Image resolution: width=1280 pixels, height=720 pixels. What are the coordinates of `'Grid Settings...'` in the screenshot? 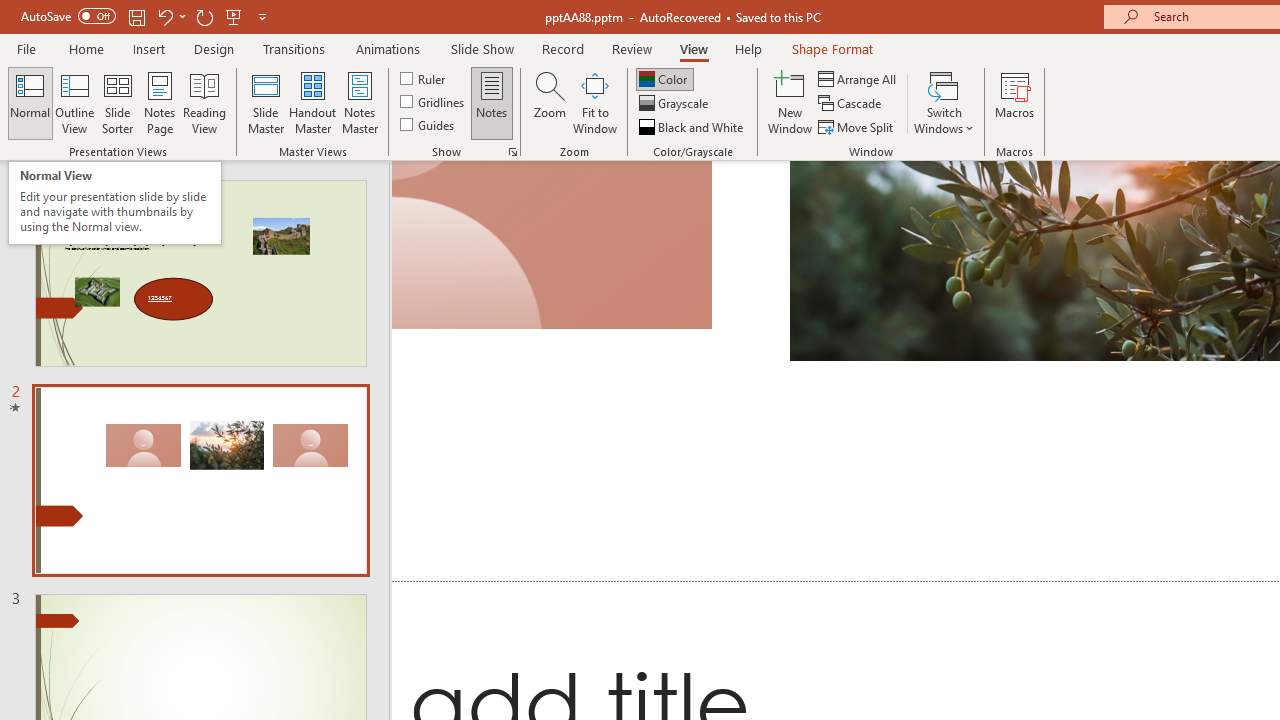 It's located at (513, 150).